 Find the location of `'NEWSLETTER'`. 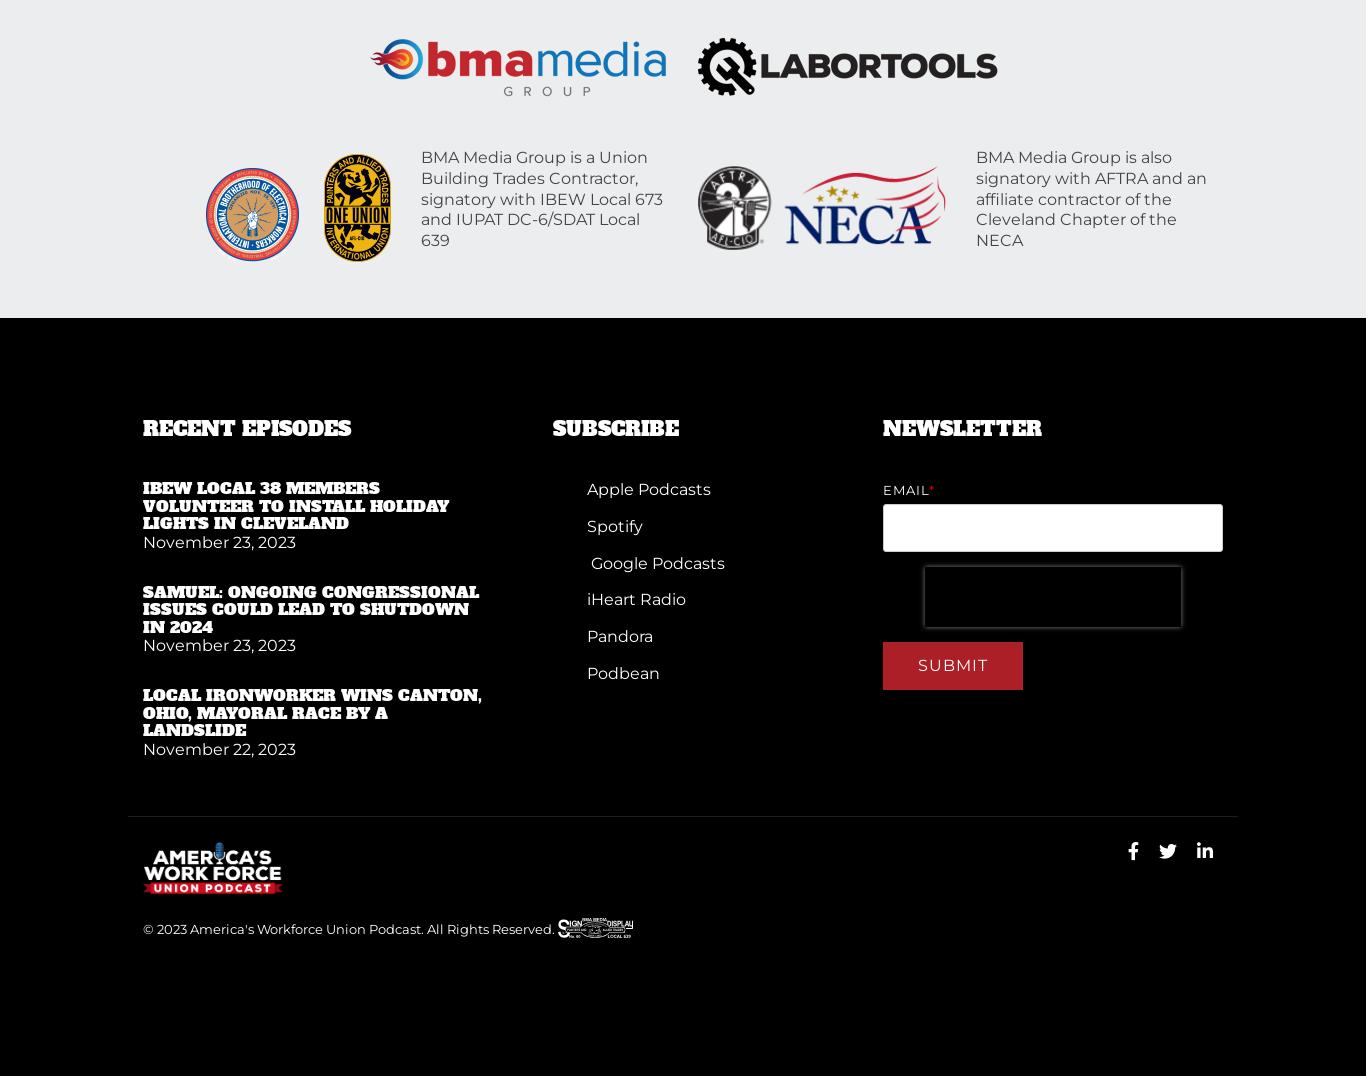

'NEWSLETTER' is located at coordinates (962, 428).